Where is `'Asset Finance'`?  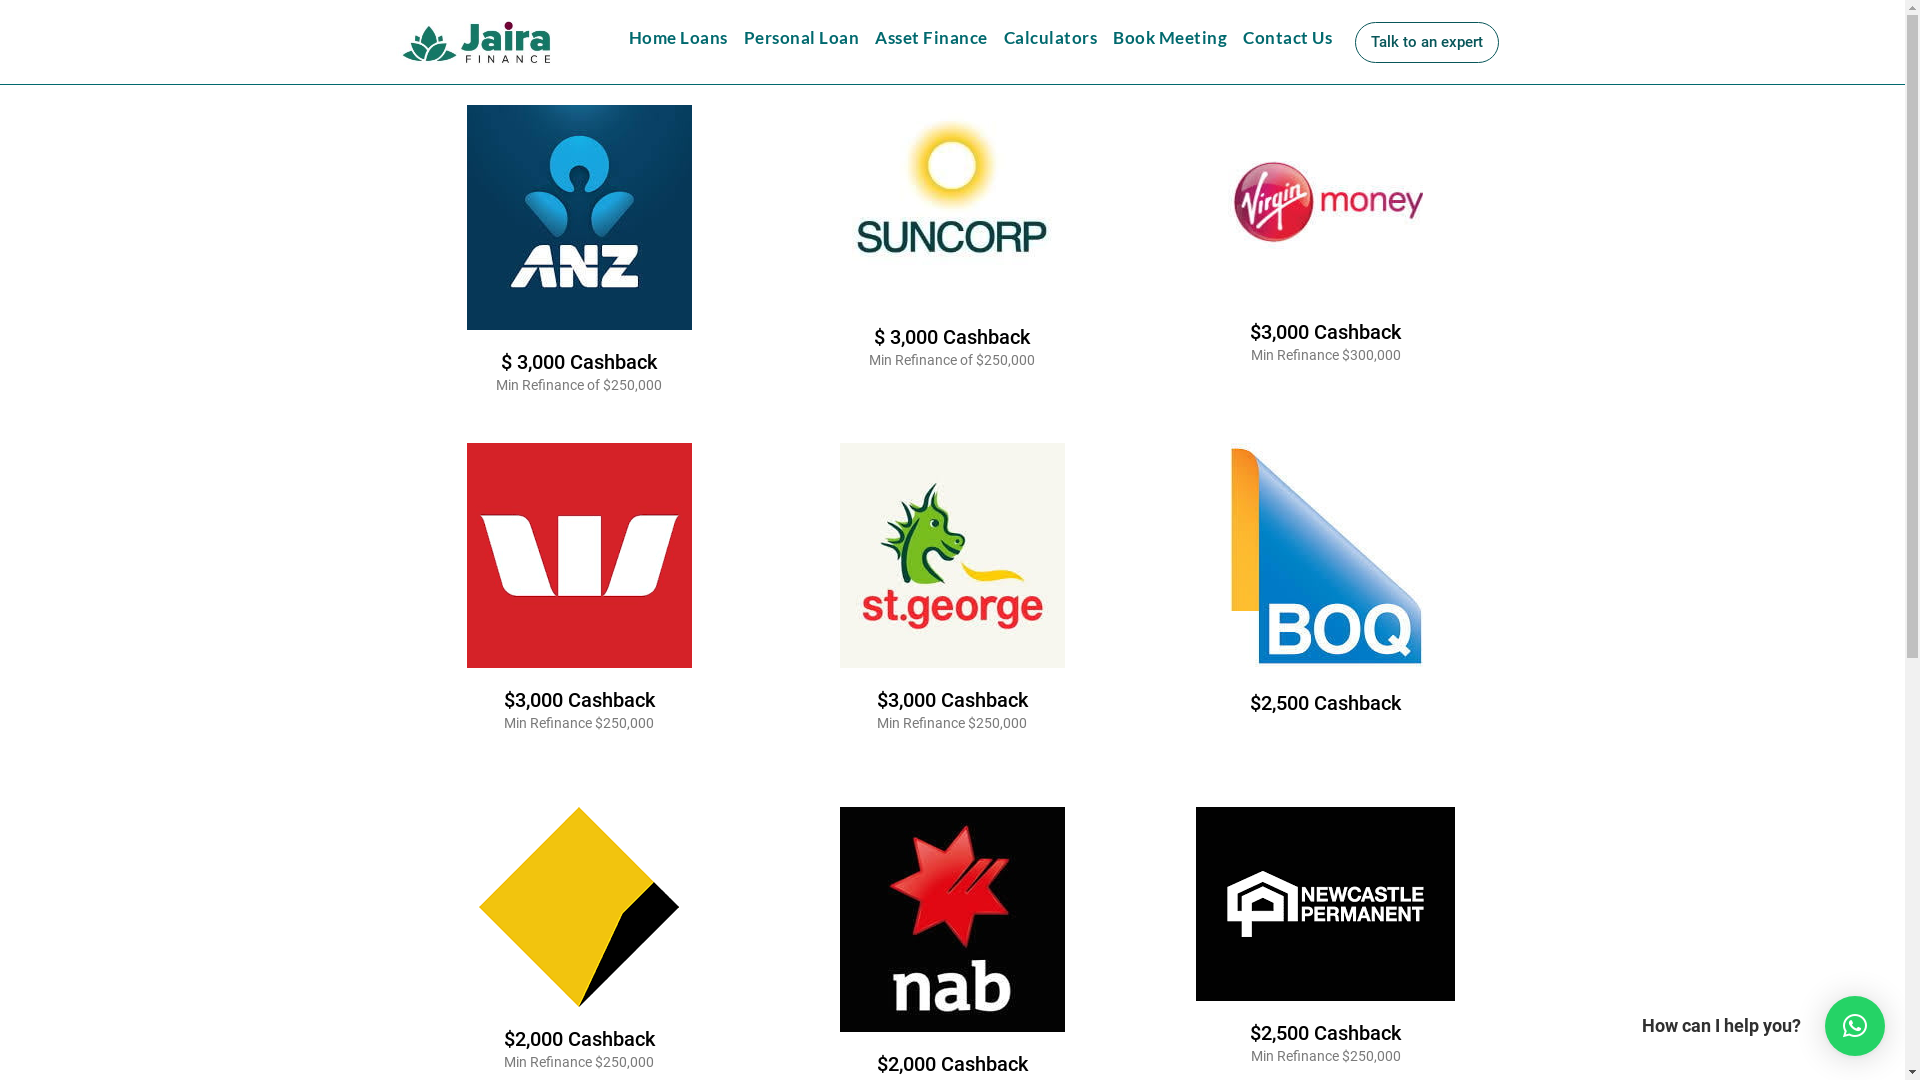 'Asset Finance' is located at coordinates (930, 38).